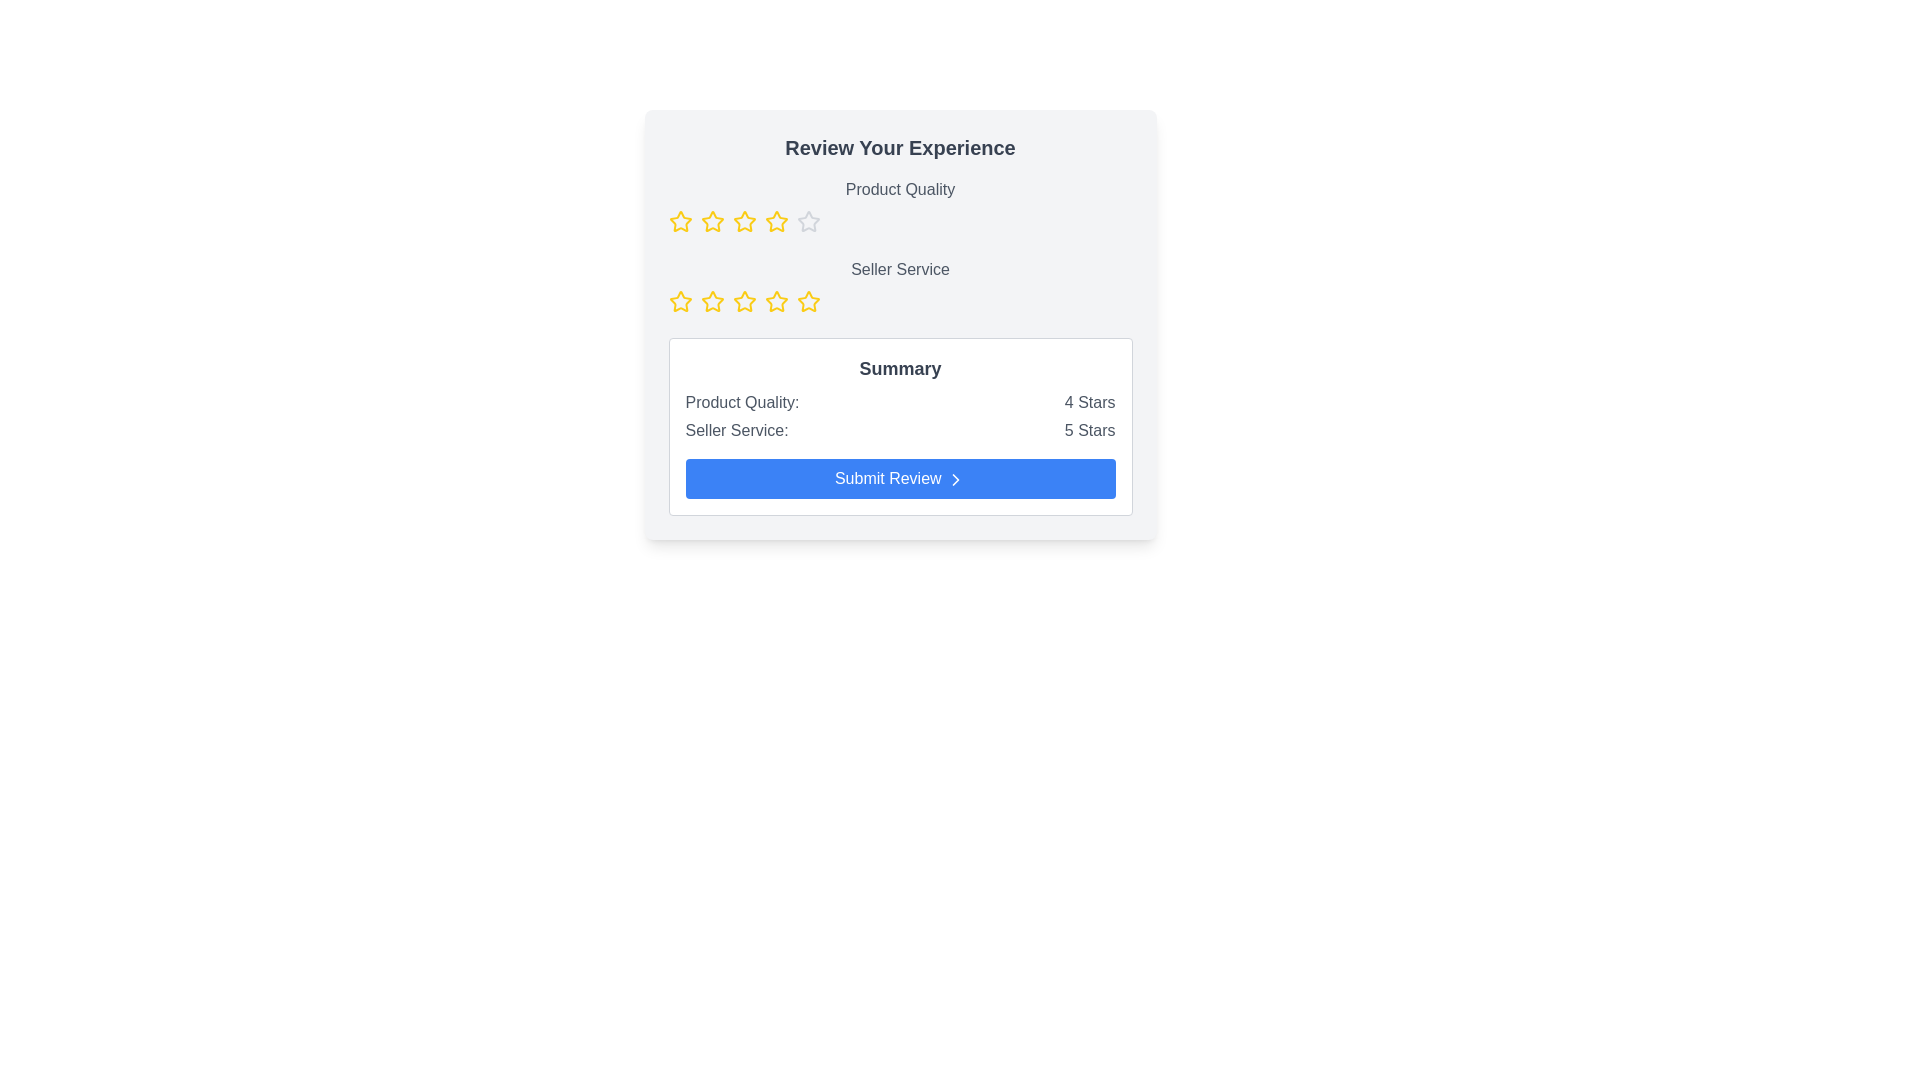 This screenshot has height=1080, width=1920. Describe the element at coordinates (775, 221) in the screenshot. I see `the fourth star-shaped rating icon, which is yellow and part of the 'Product Quality' section` at that location.